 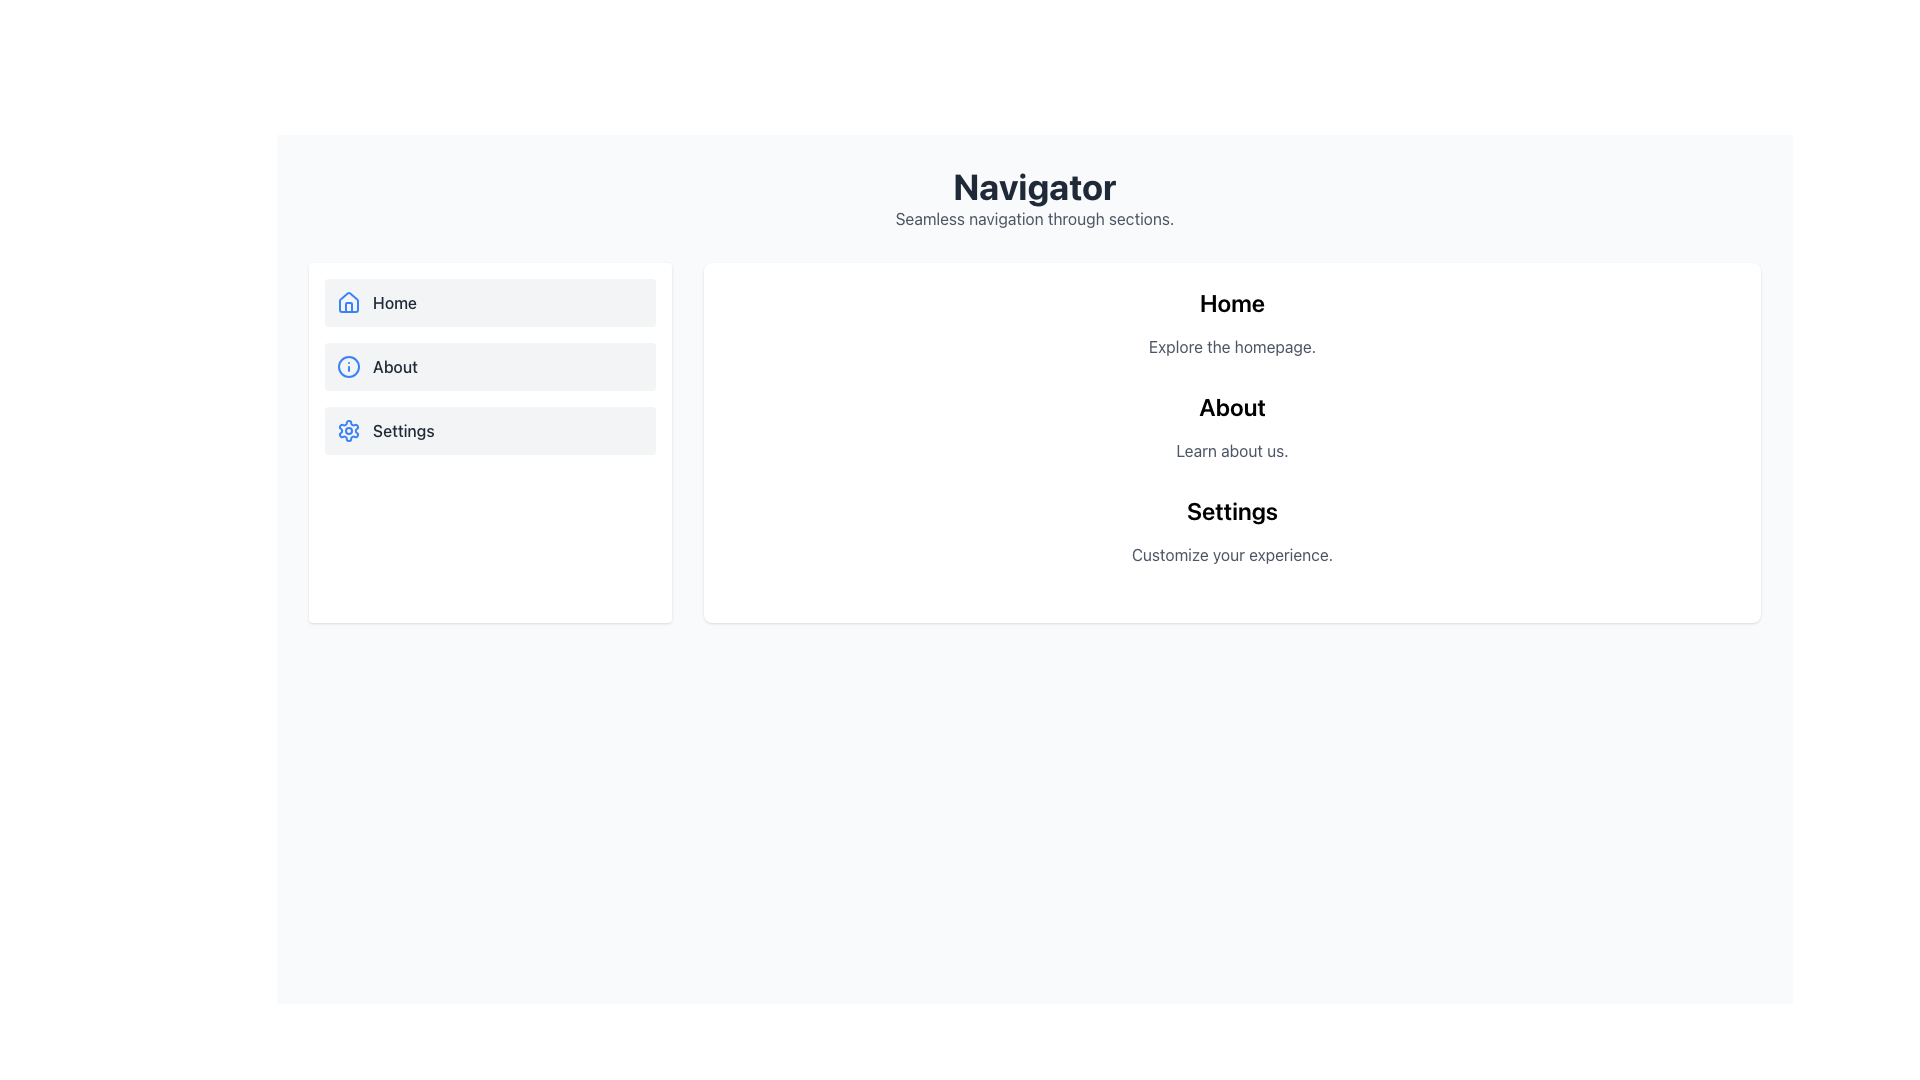 I want to click on the text label providing additional context for the 'Home' section, positioned beneath the title 'Home', so click(x=1231, y=346).